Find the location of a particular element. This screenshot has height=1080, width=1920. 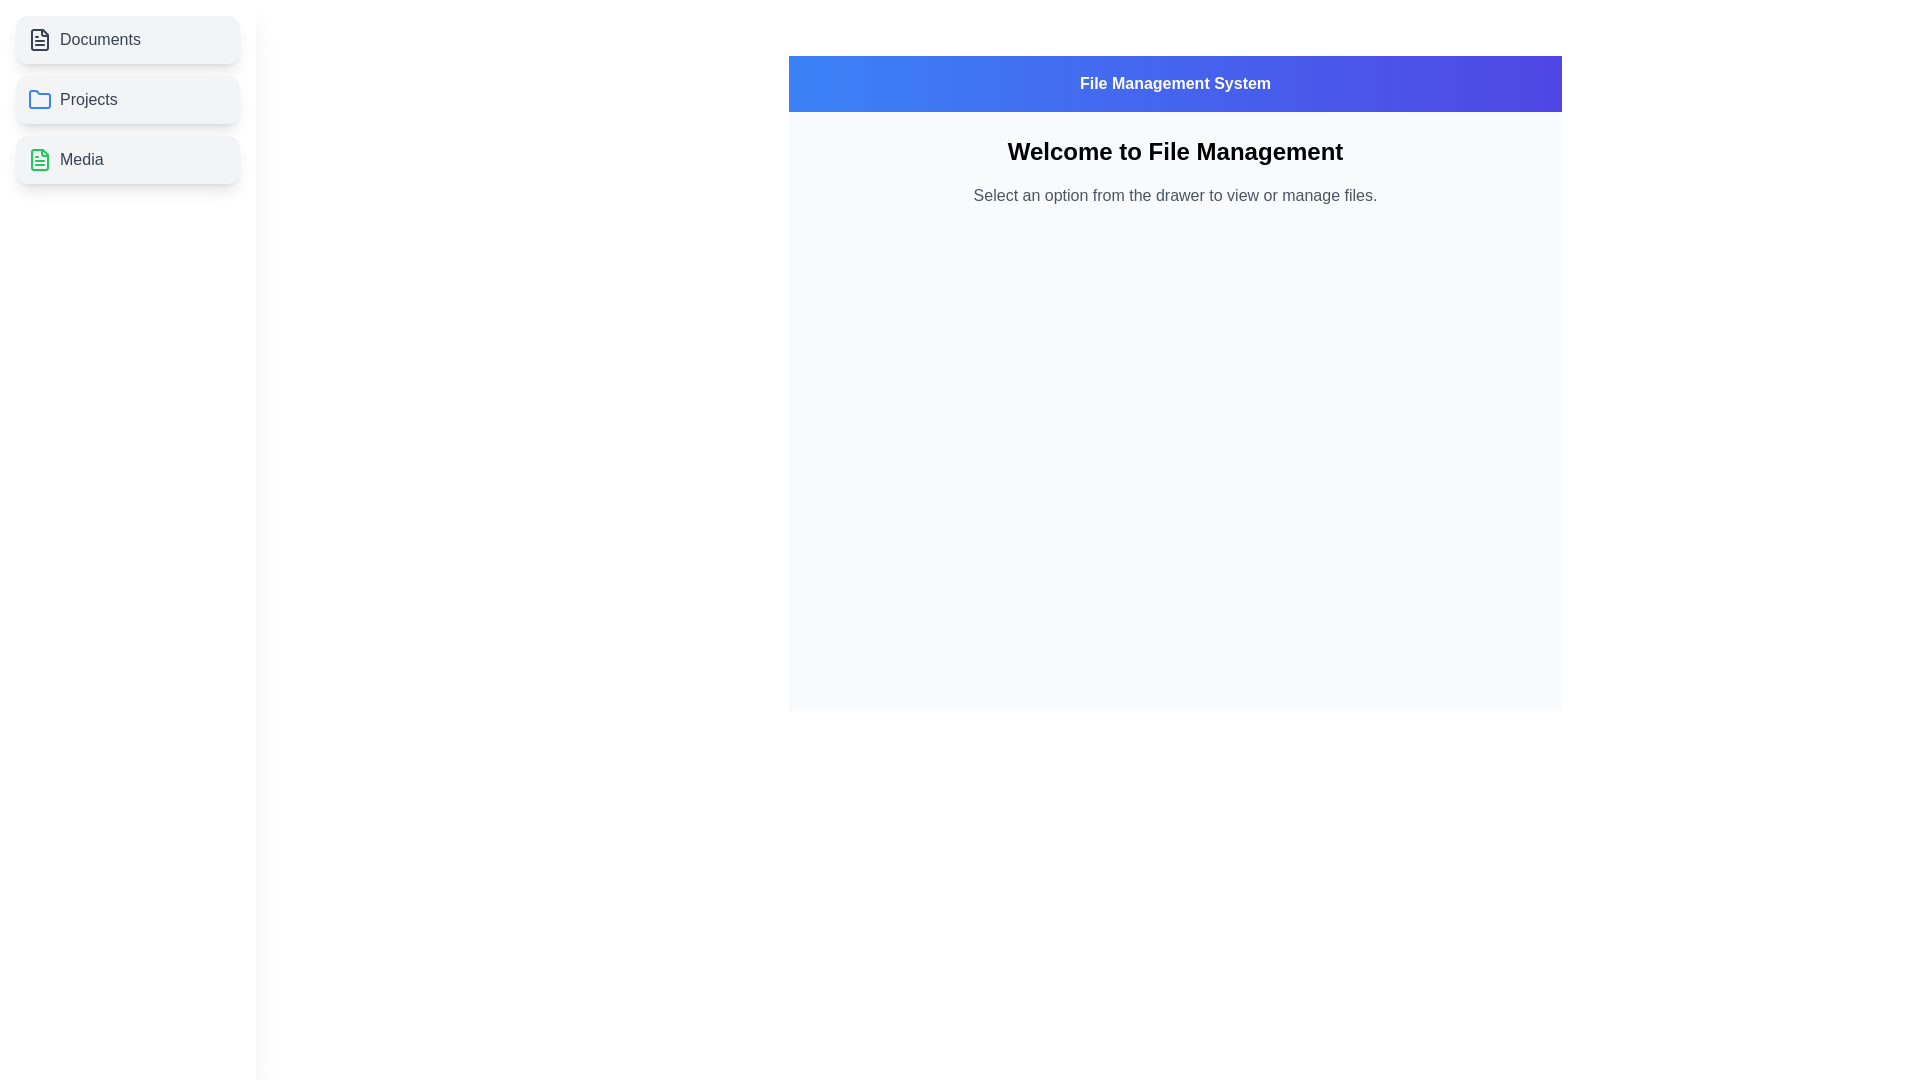

toggle button to open or close the drawer is located at coordinates (39, 39).